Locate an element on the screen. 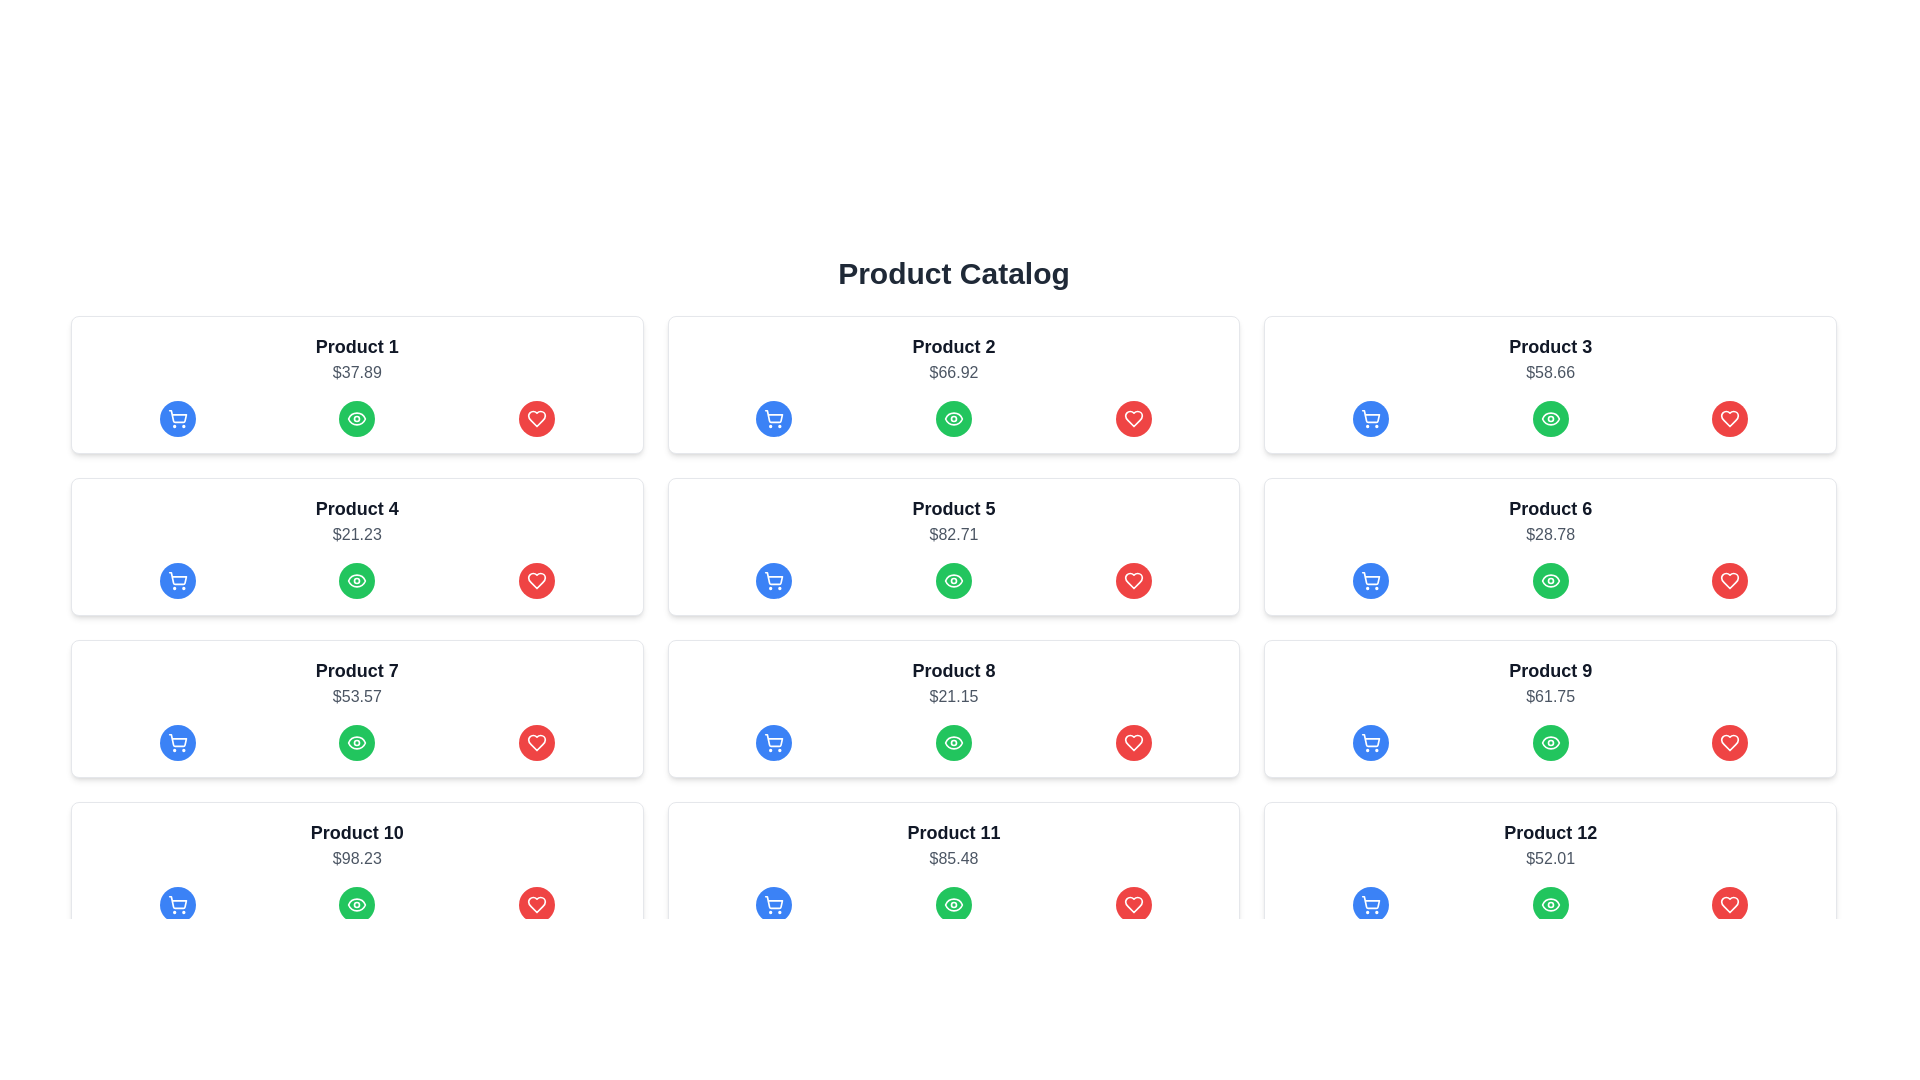  the product card located in the second row and third column of the product catalog grid is located at coordinates (1549, 547).